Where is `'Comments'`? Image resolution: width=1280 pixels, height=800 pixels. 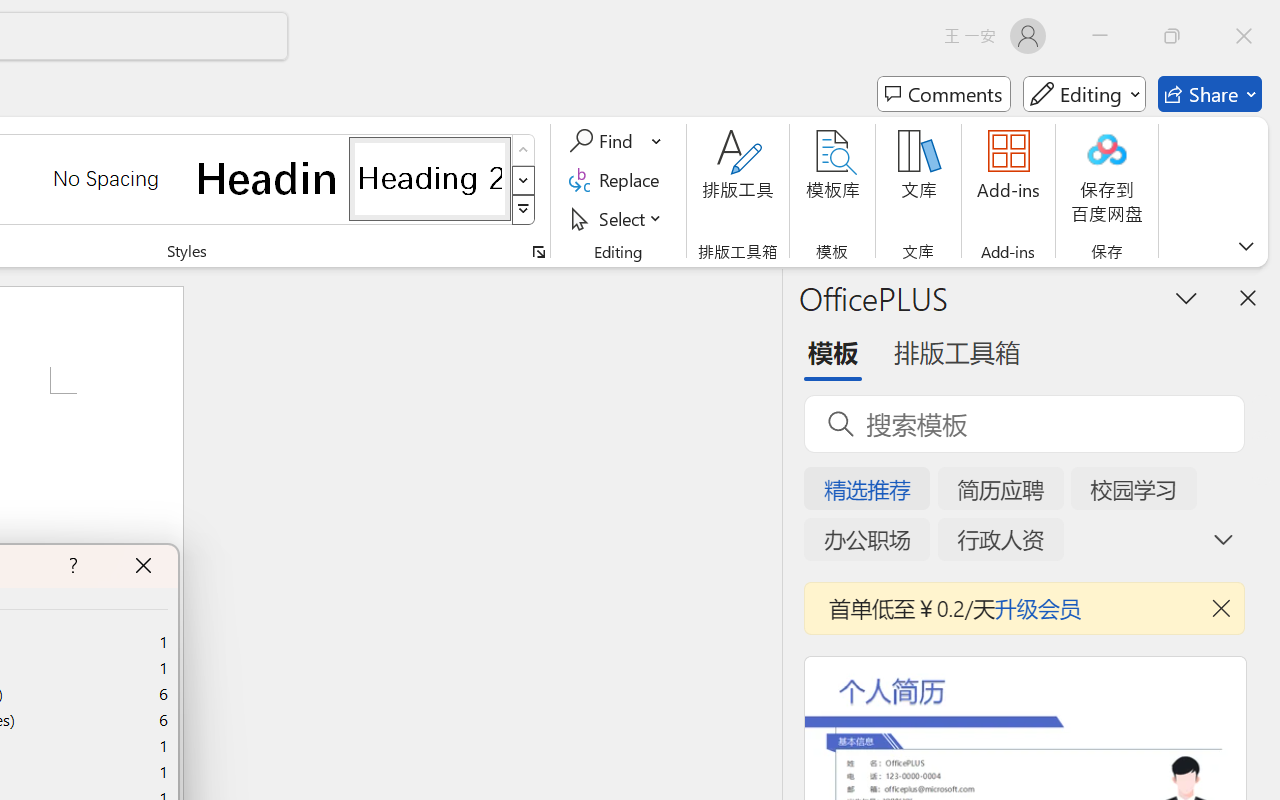
'Comments' is located at coordinates (943, 94).